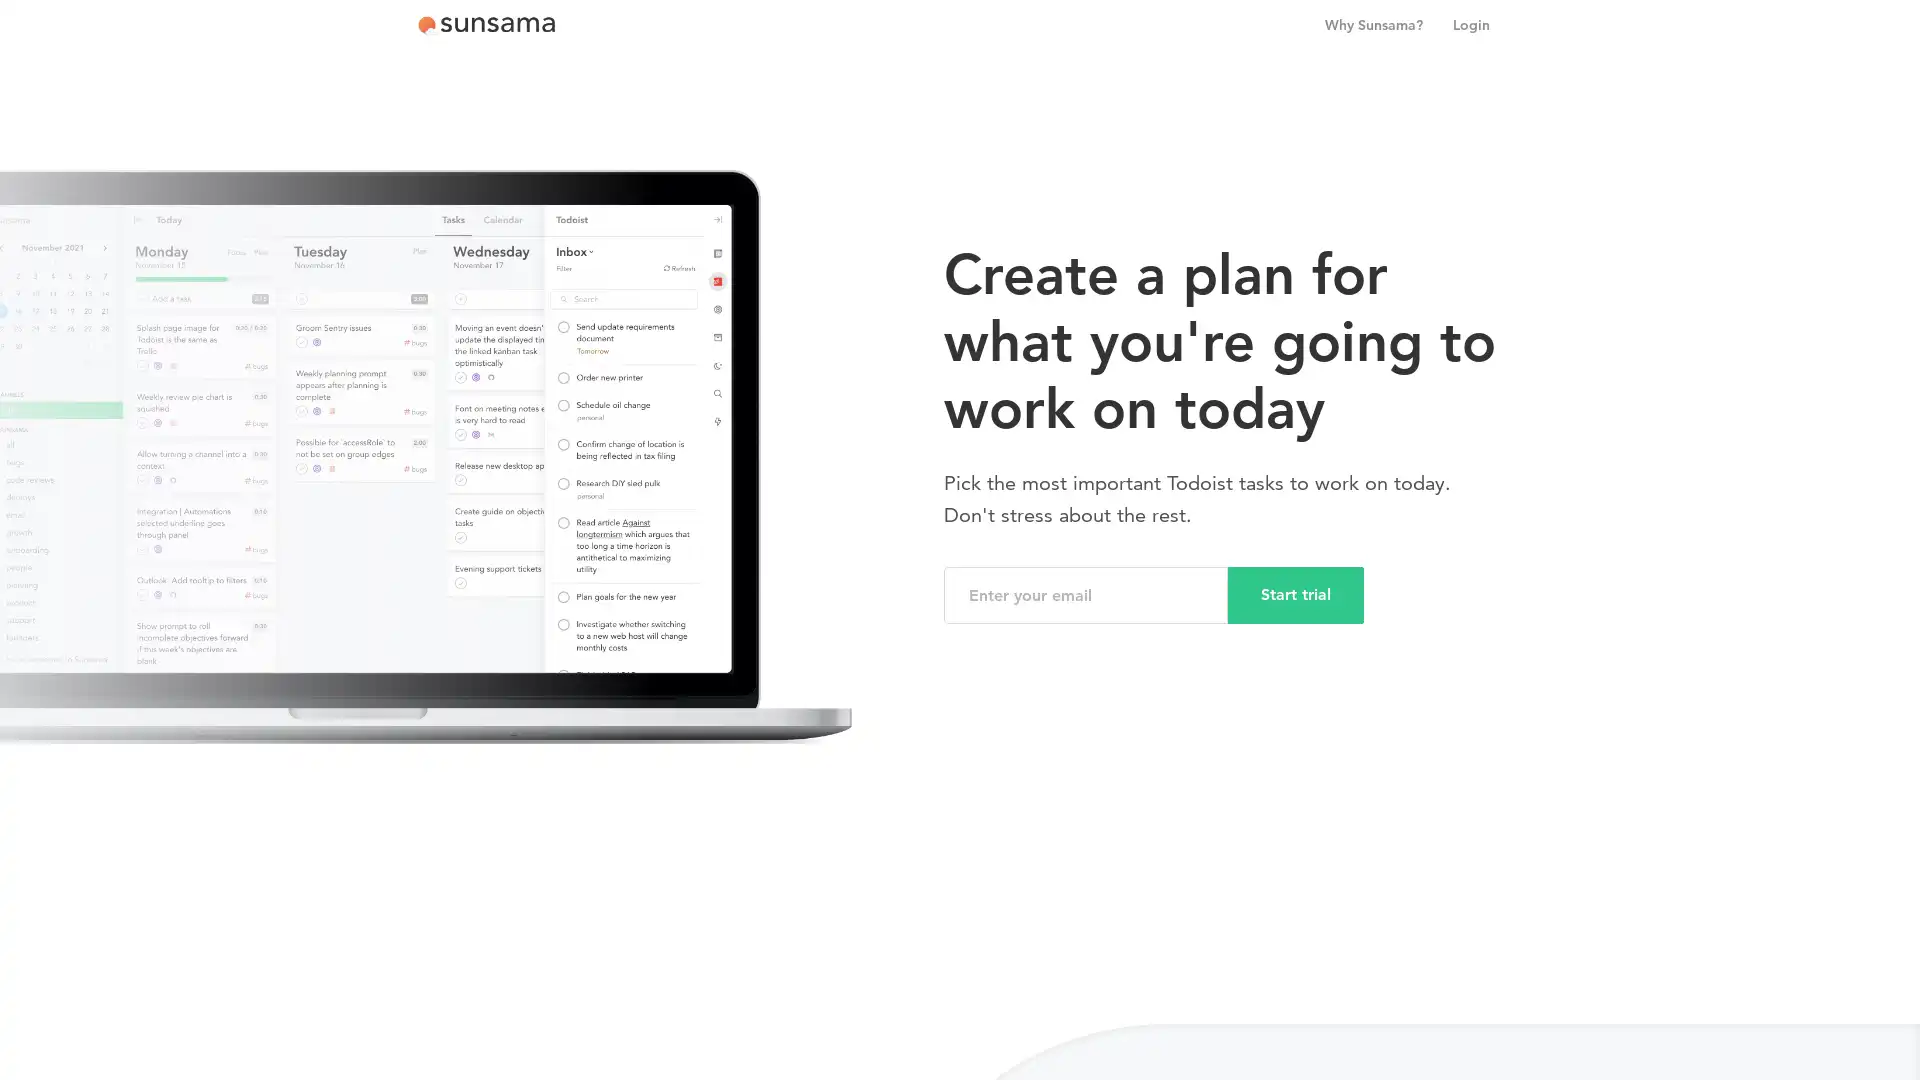 The width and height of the screenshot is (1920, 1080). I want to click on Start trial, so click(1296, 594).